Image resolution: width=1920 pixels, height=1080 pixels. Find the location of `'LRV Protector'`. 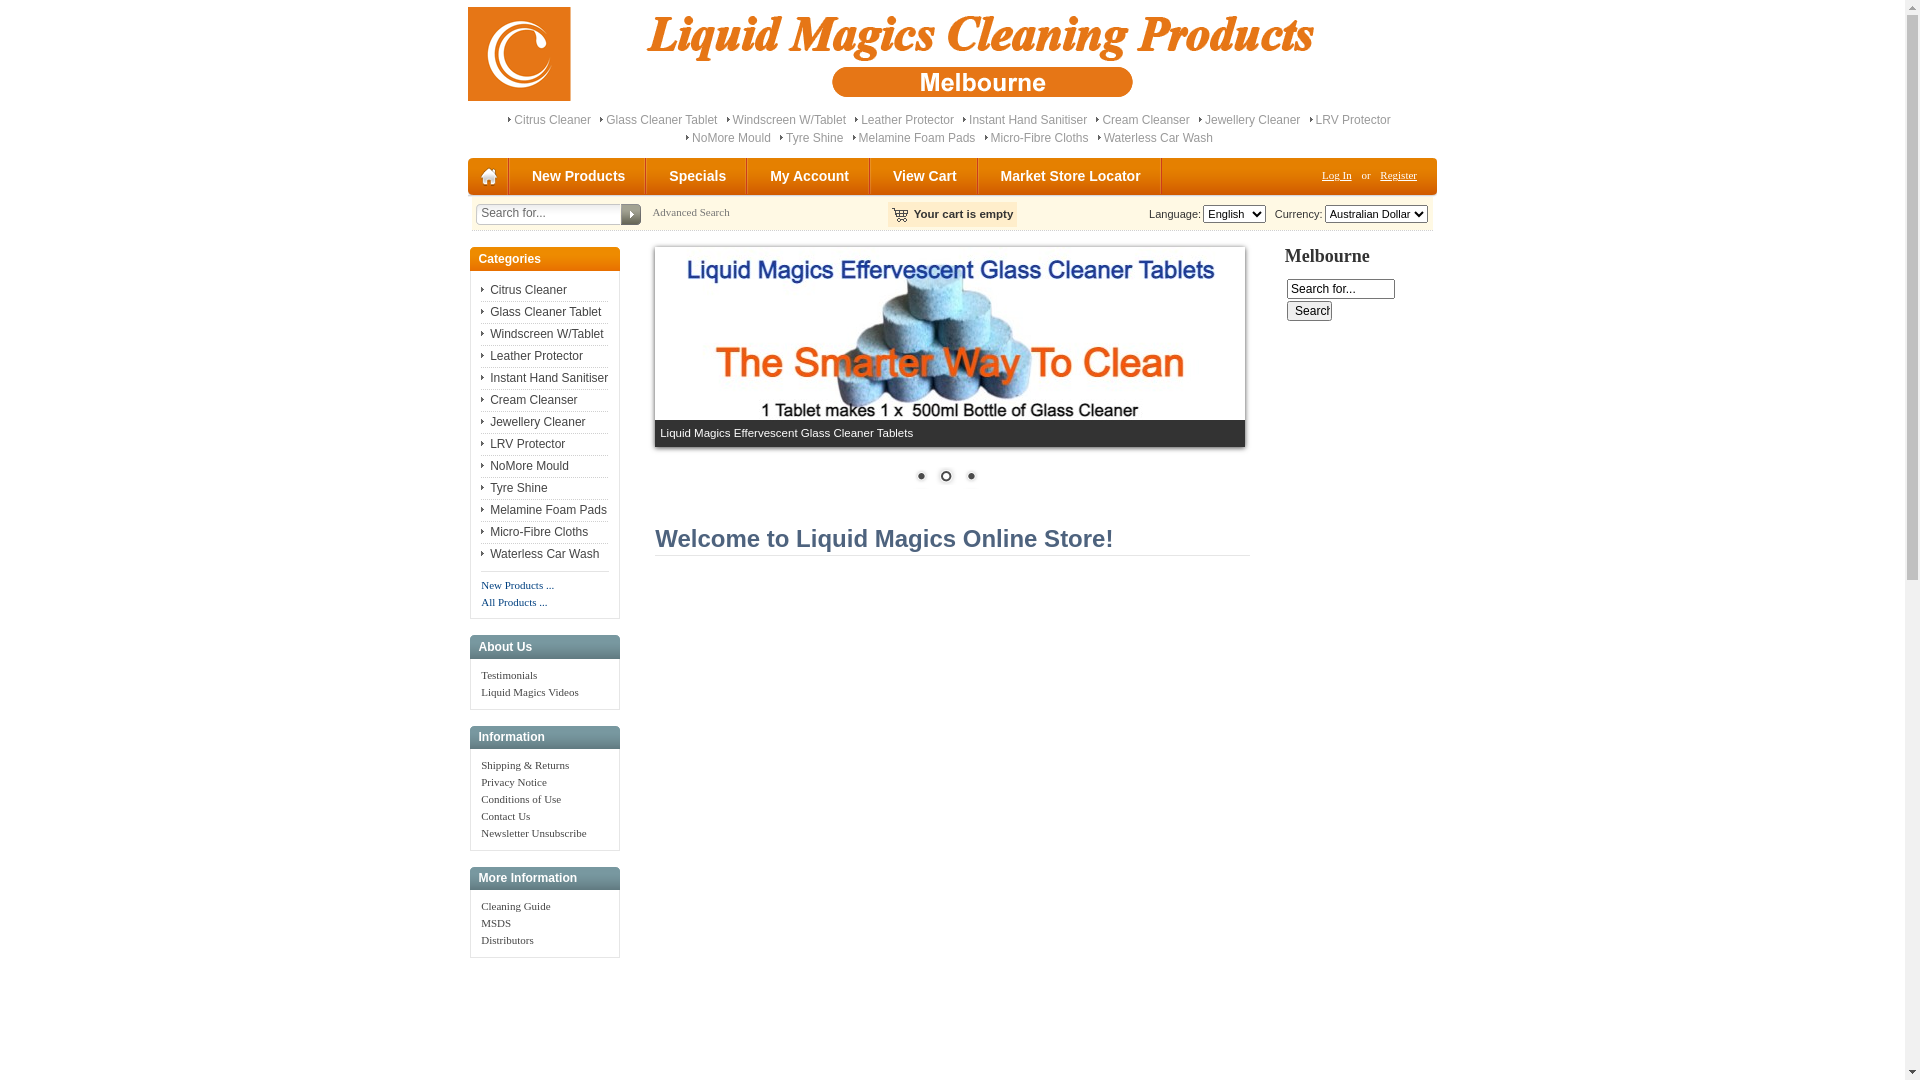

'LRV Protector' is located at coordinates (523, 442).